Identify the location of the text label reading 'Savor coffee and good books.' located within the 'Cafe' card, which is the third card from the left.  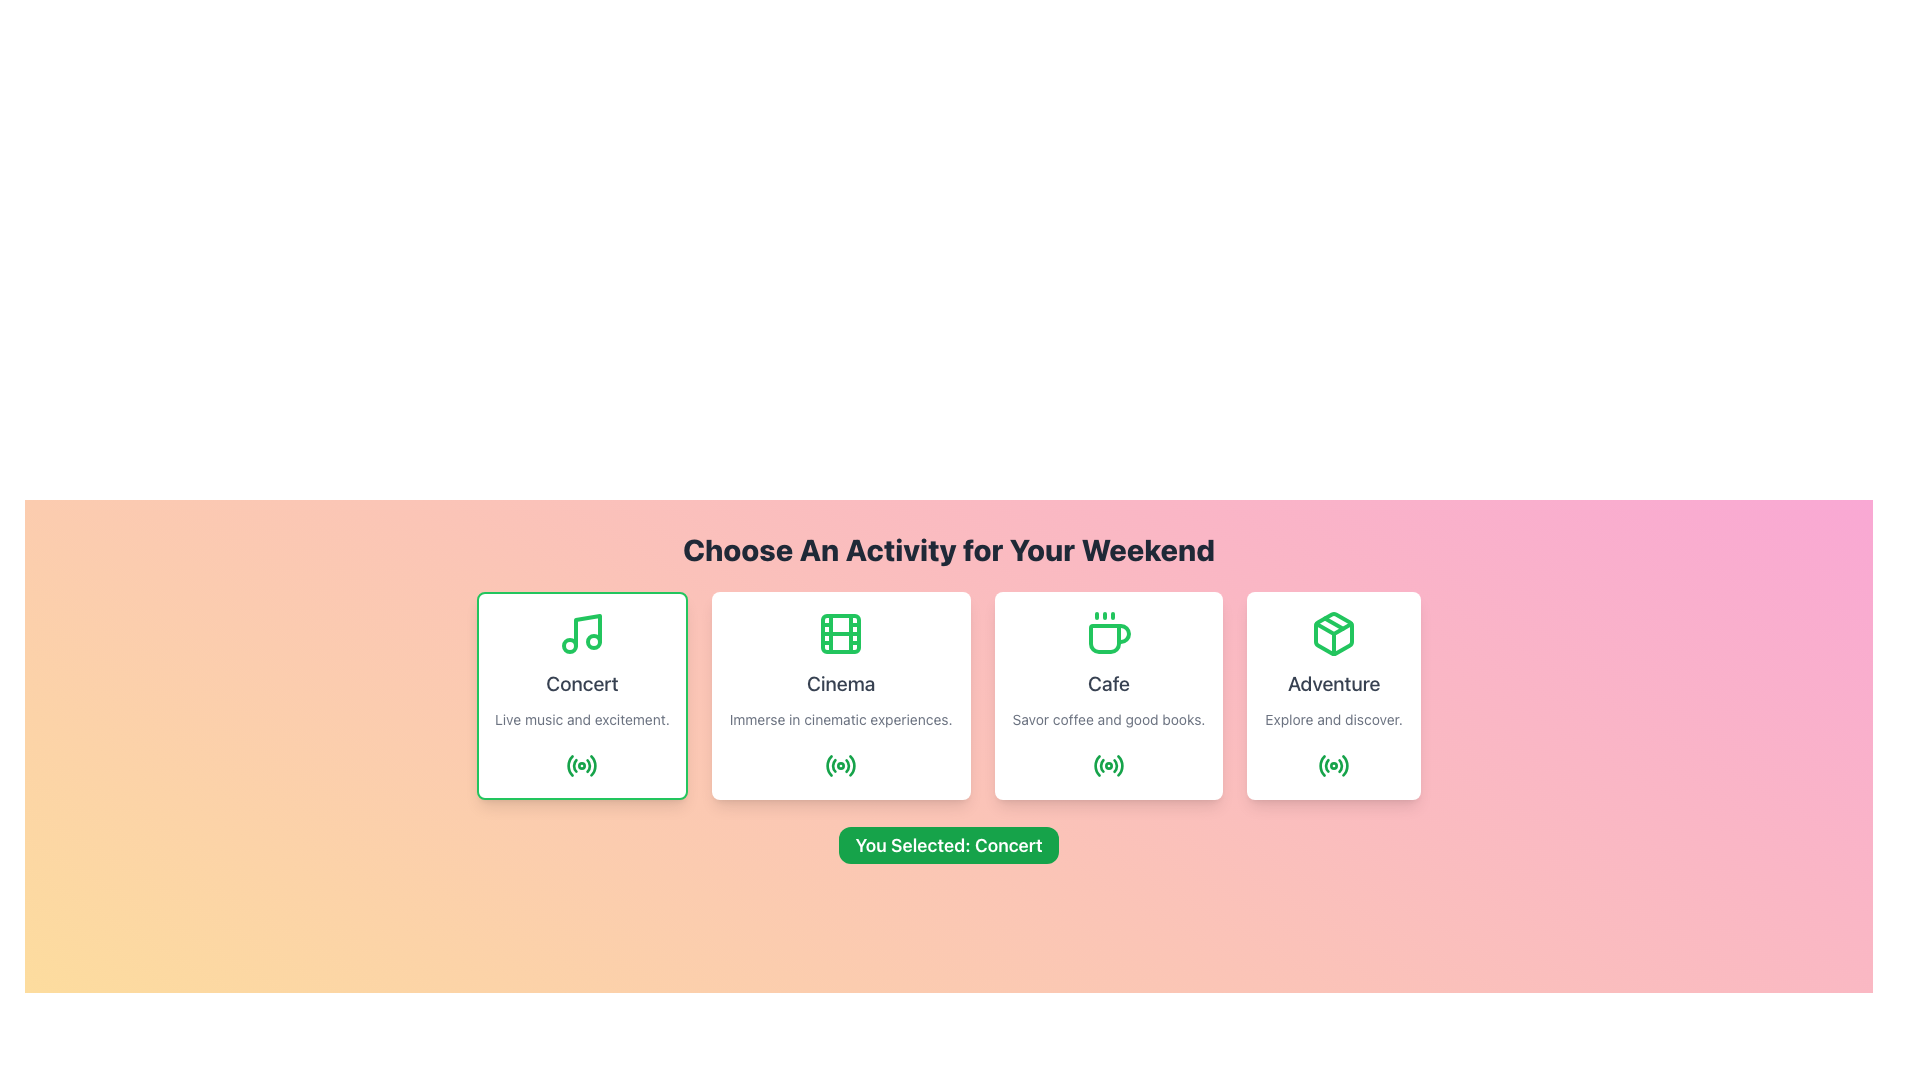
(1107, 720).